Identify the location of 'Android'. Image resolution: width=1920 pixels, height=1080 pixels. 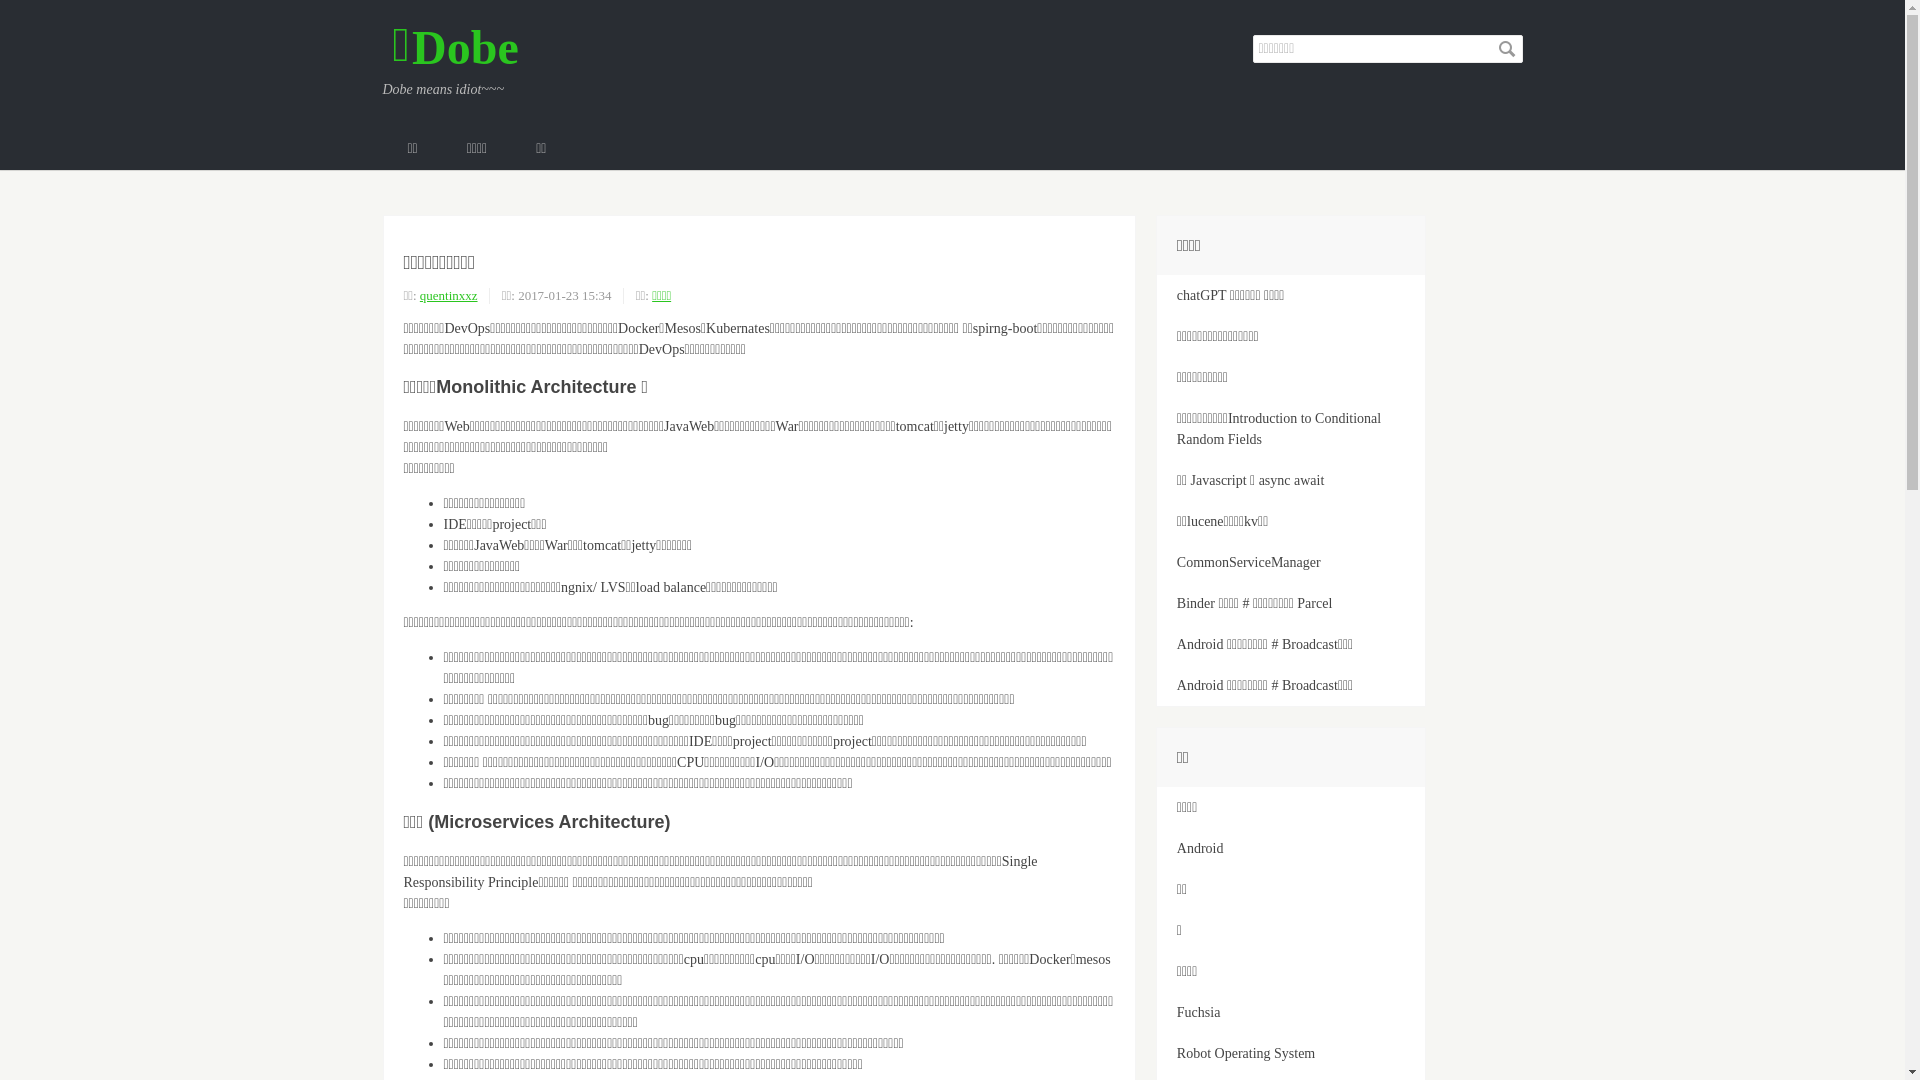
(1156, 848).